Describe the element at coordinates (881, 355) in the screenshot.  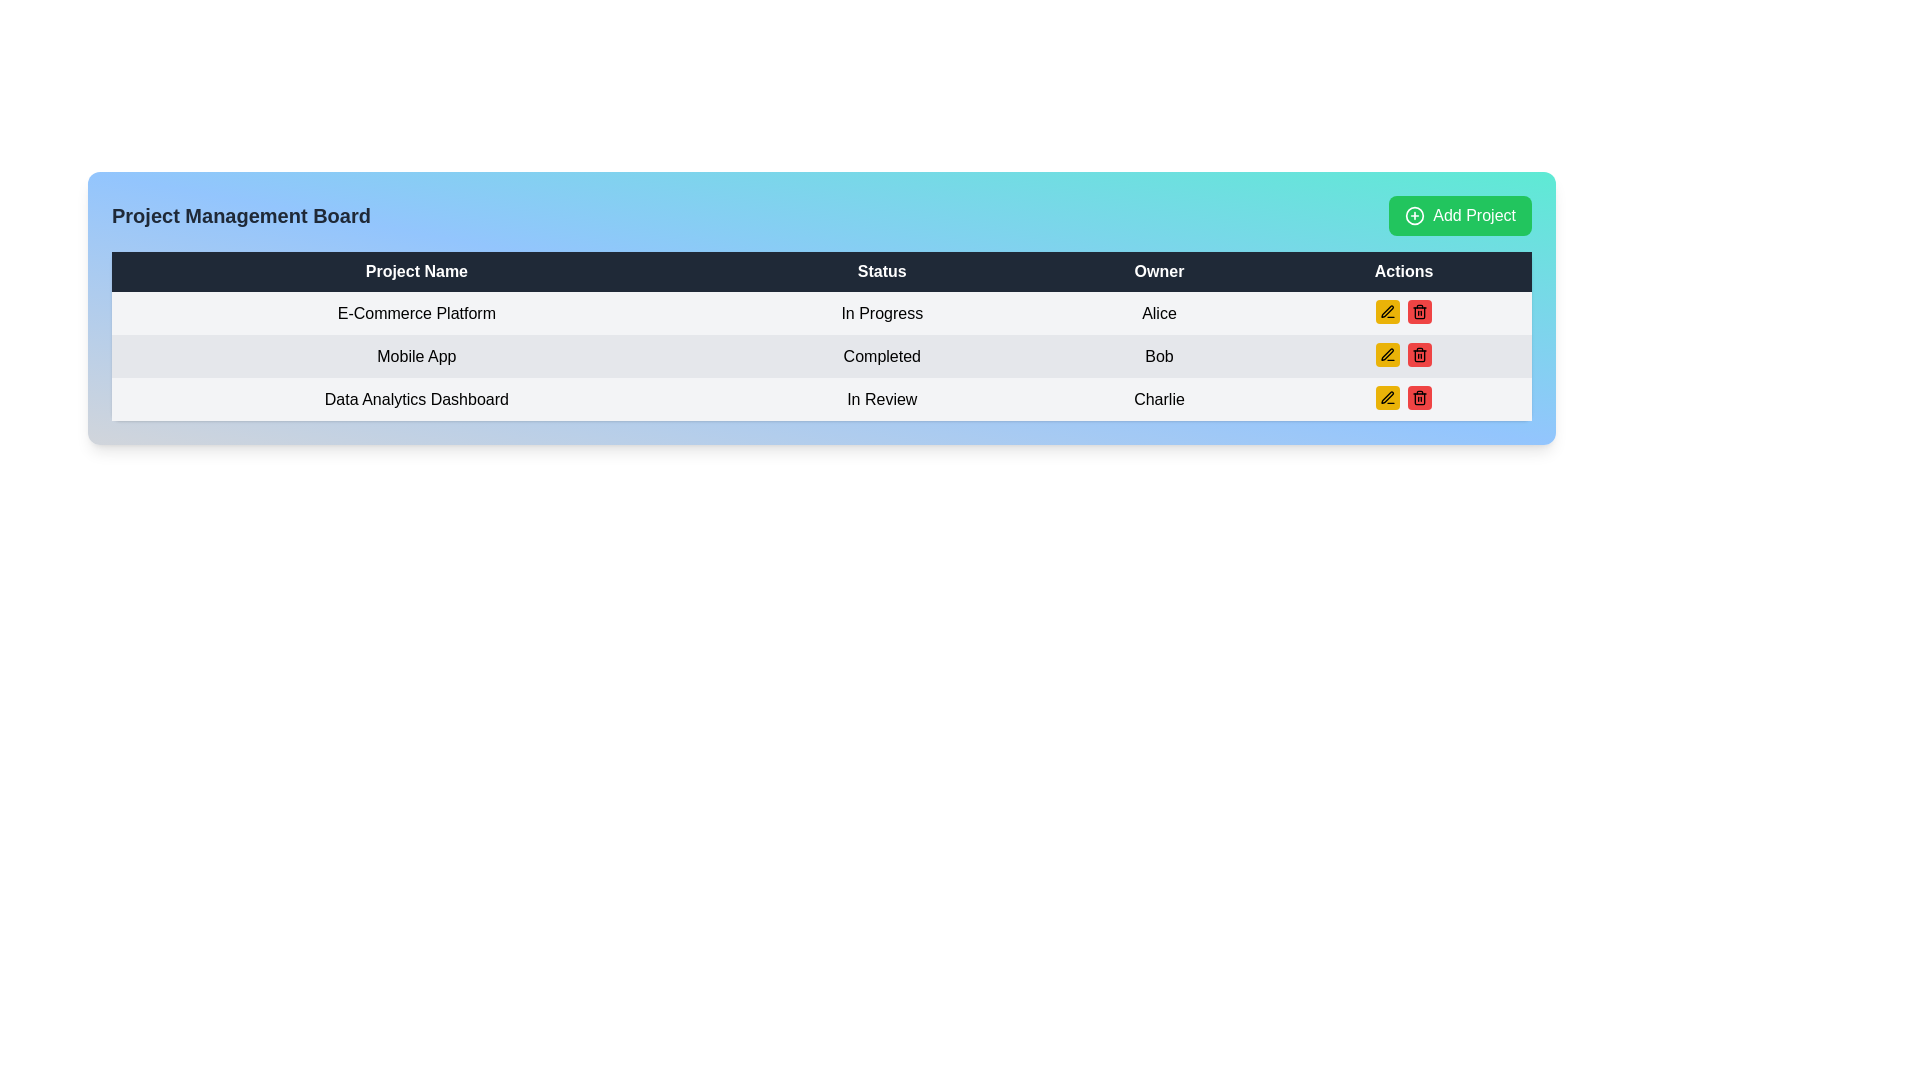
I see `the static text label displaying 'Completed' in the 'Status' column of the 'Mobile App' row in the table-like interface` at that location.